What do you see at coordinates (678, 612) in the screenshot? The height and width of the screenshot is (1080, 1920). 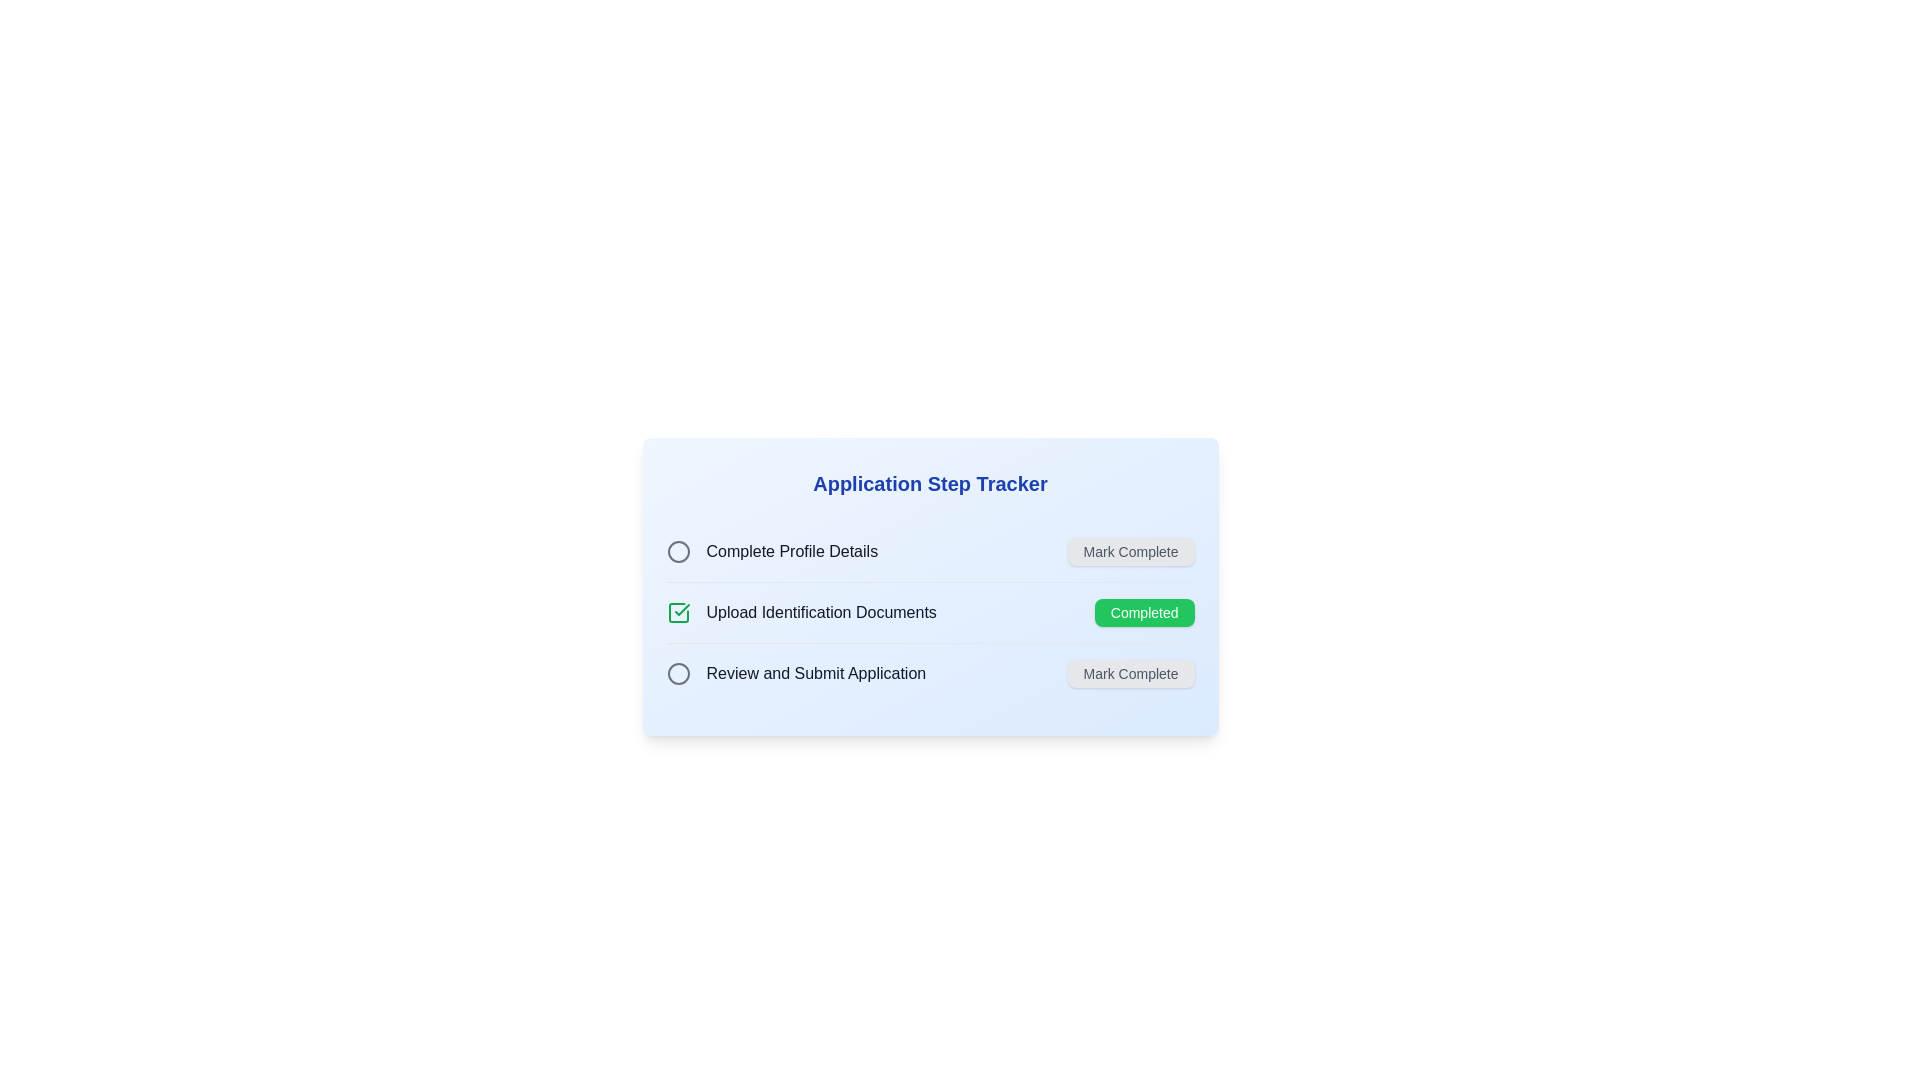 I see `the green-outlined square icon with a green check mark that is positioned to the left of the text 'Upload Identification Documents' in the application step tracker interface` at bounding box center [678, 612].